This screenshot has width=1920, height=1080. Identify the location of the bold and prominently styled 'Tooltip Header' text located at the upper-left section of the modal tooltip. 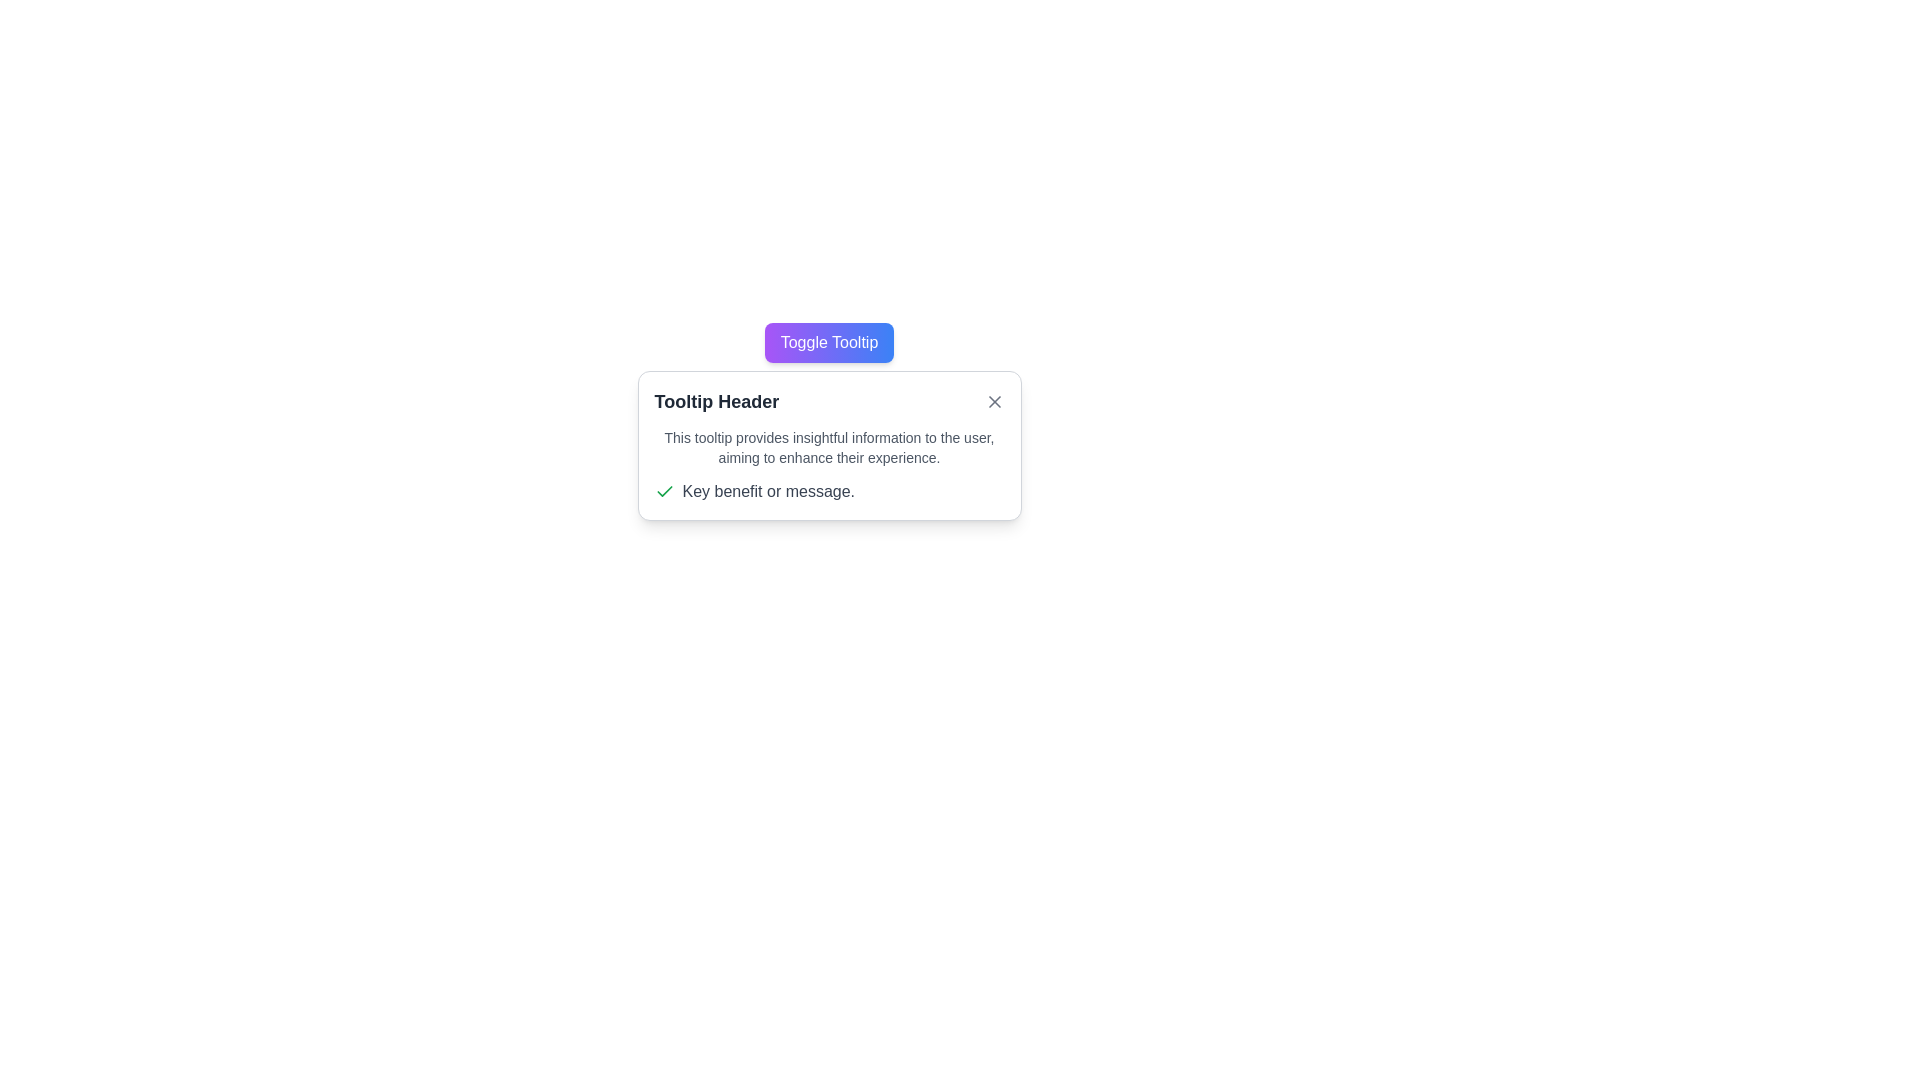
(716, 401).